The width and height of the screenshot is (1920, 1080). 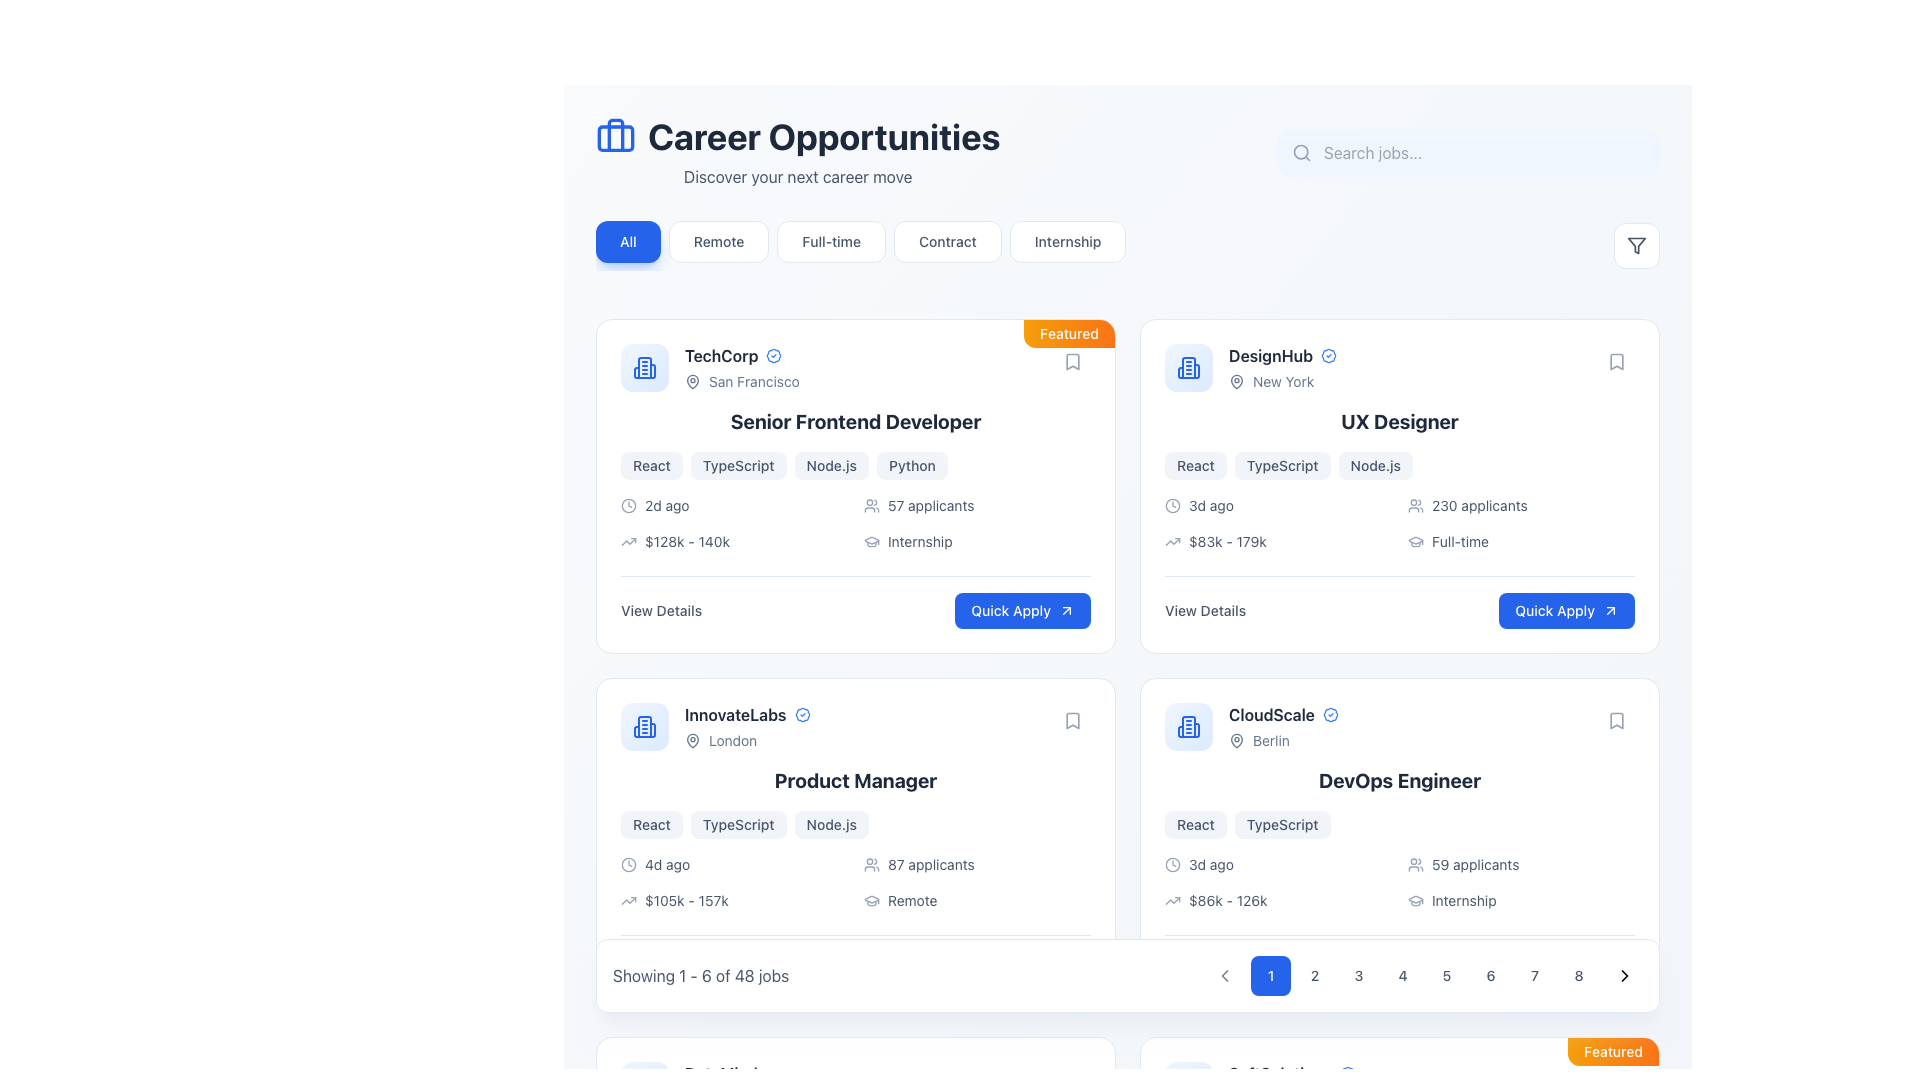 I want to click on the decorative icon representing TechCorp's location, situated beneath the company name and near the job title 'Senior Frontend Developer', so click(x=692, y=381).